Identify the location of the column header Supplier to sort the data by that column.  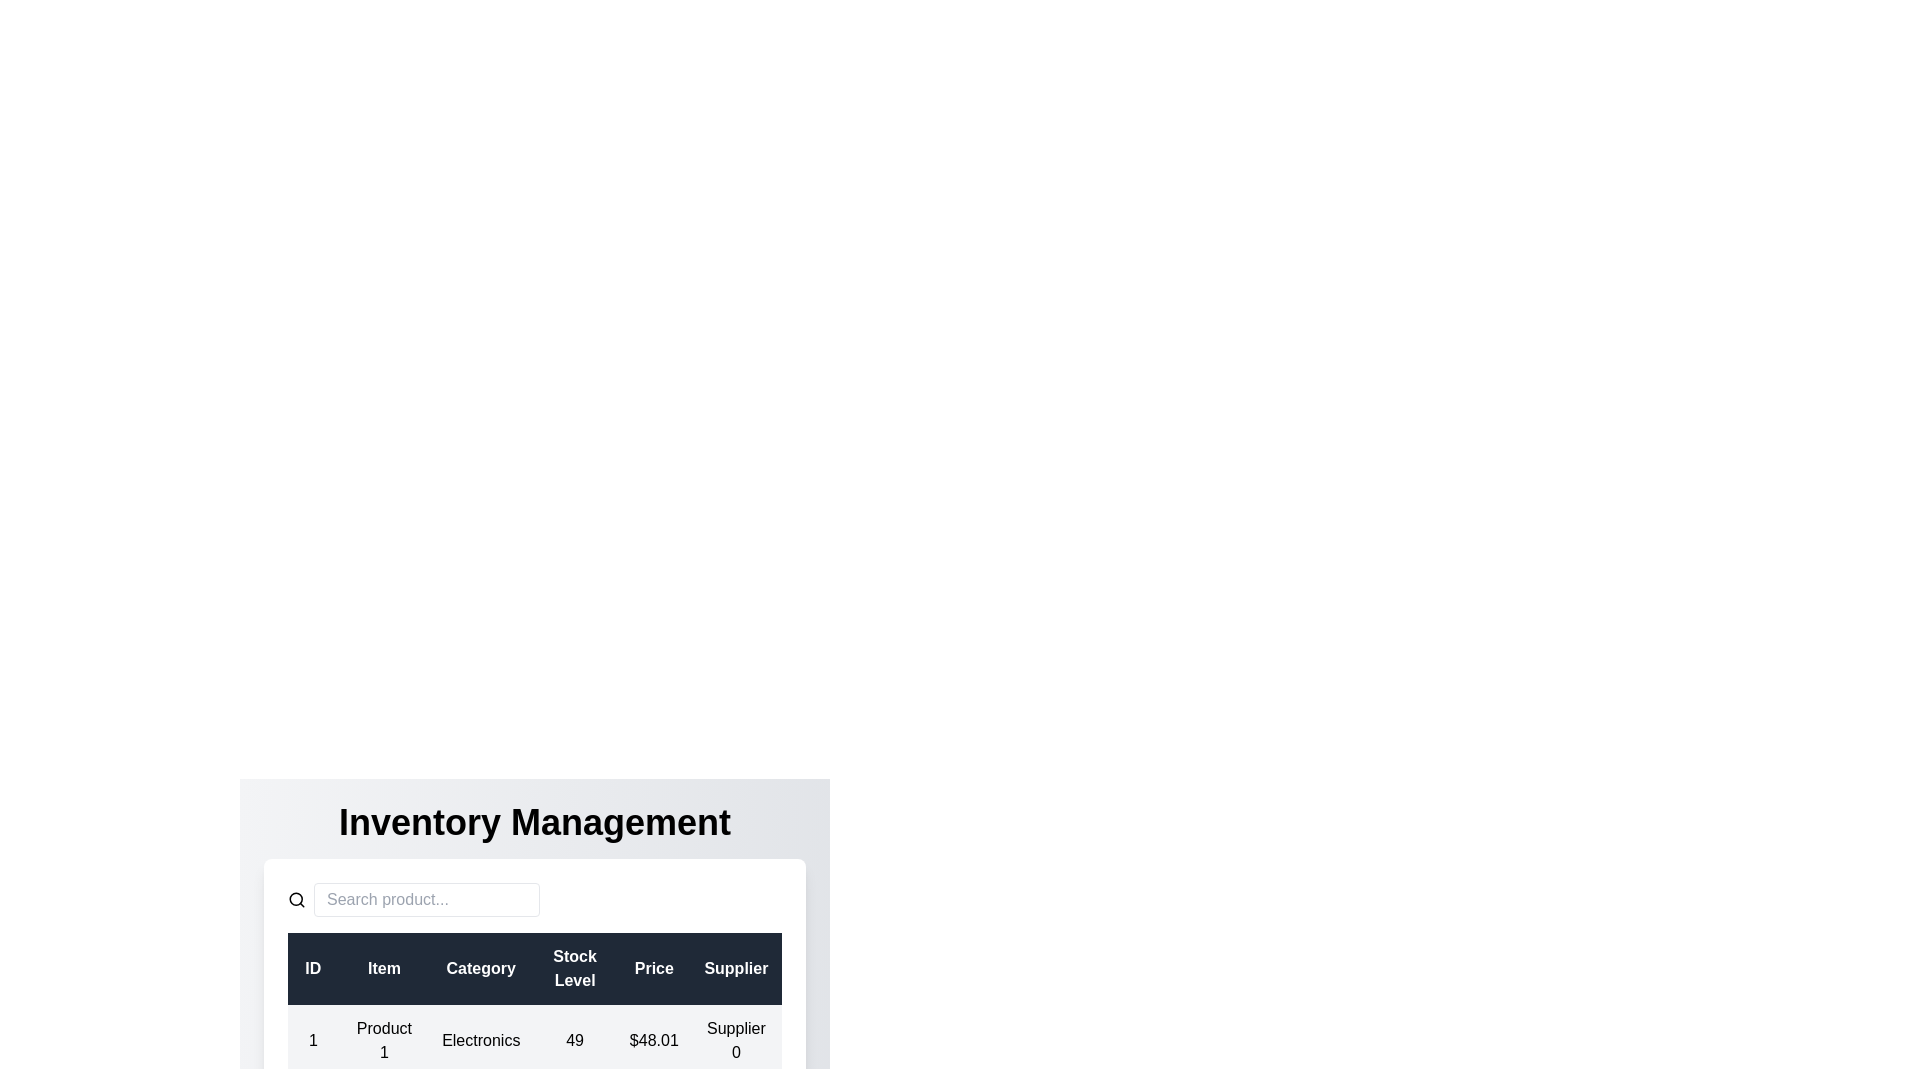
(734, 967).